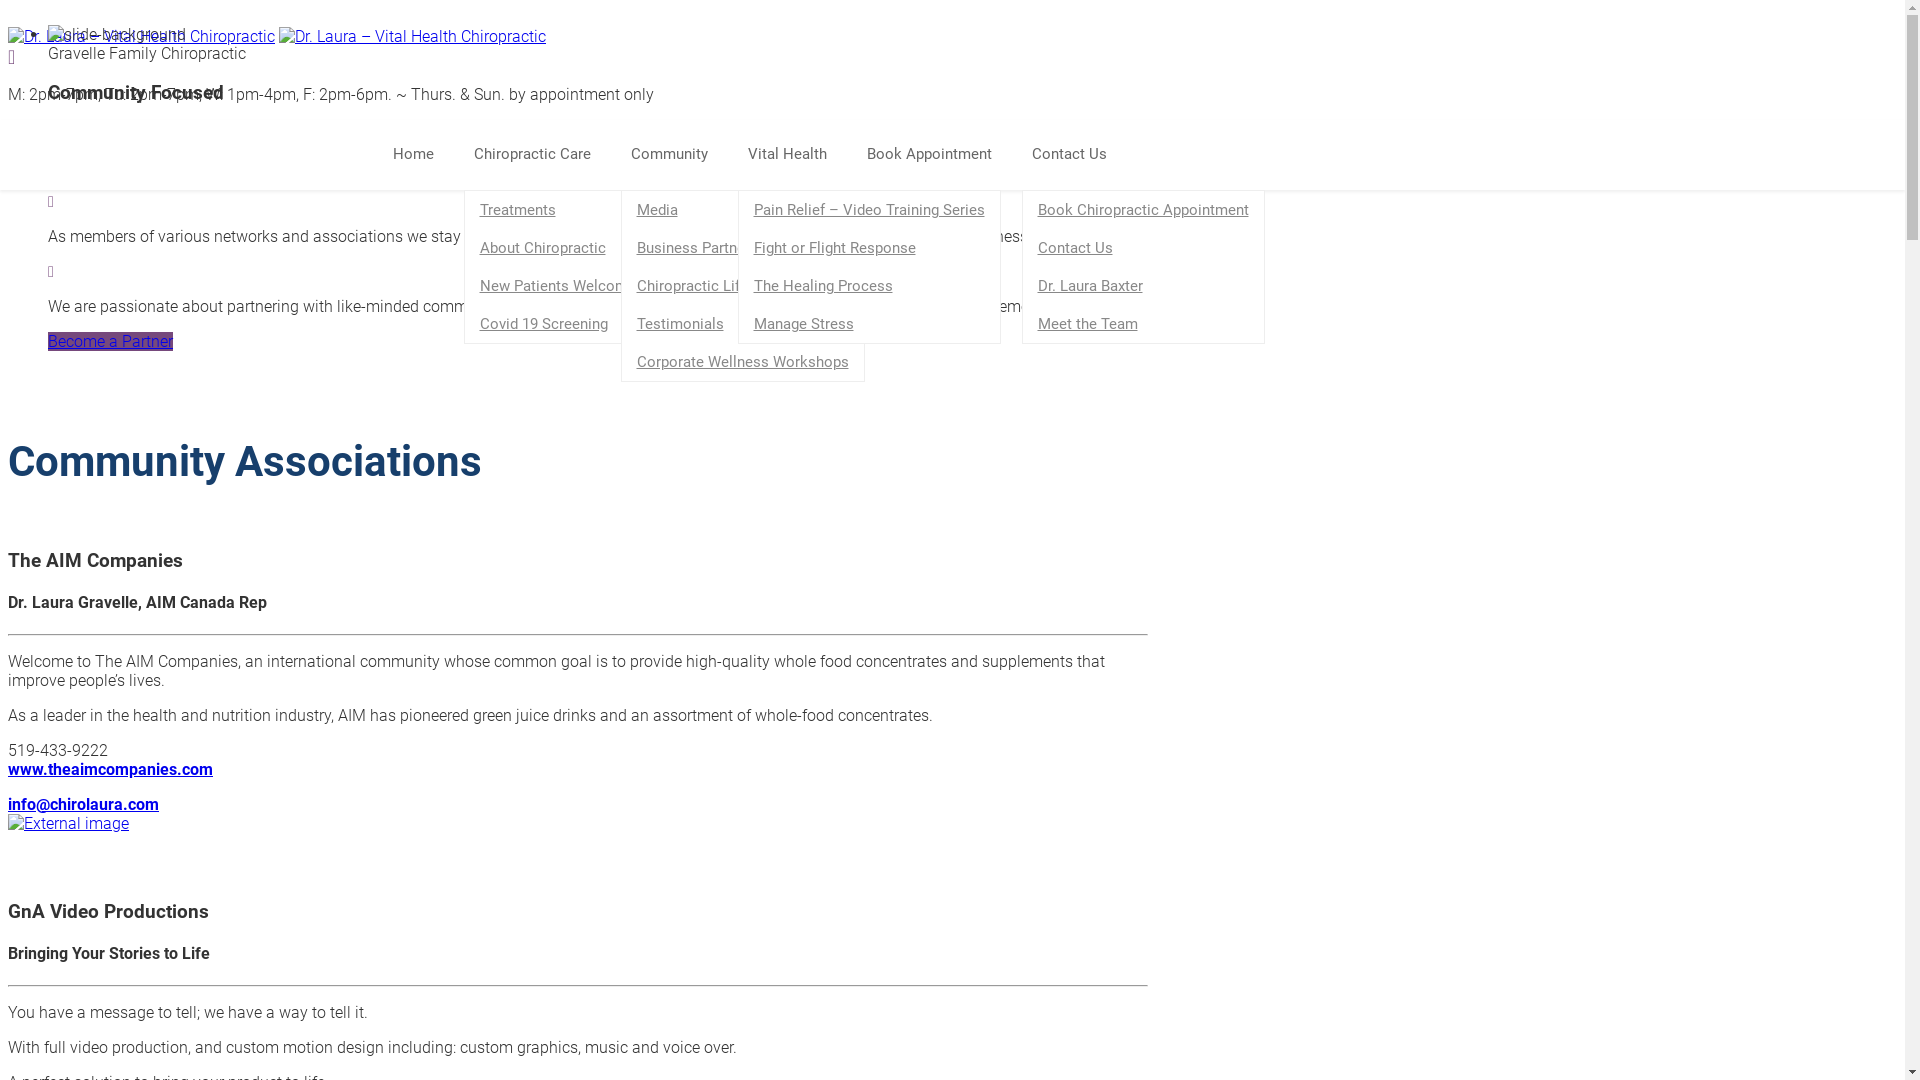 Image resolution: width=1920 pixels, height=1080 pixels. Describe the element at coordinates (542, 153) in the screenshot. I see `'Chiropractic Care'` at that location.